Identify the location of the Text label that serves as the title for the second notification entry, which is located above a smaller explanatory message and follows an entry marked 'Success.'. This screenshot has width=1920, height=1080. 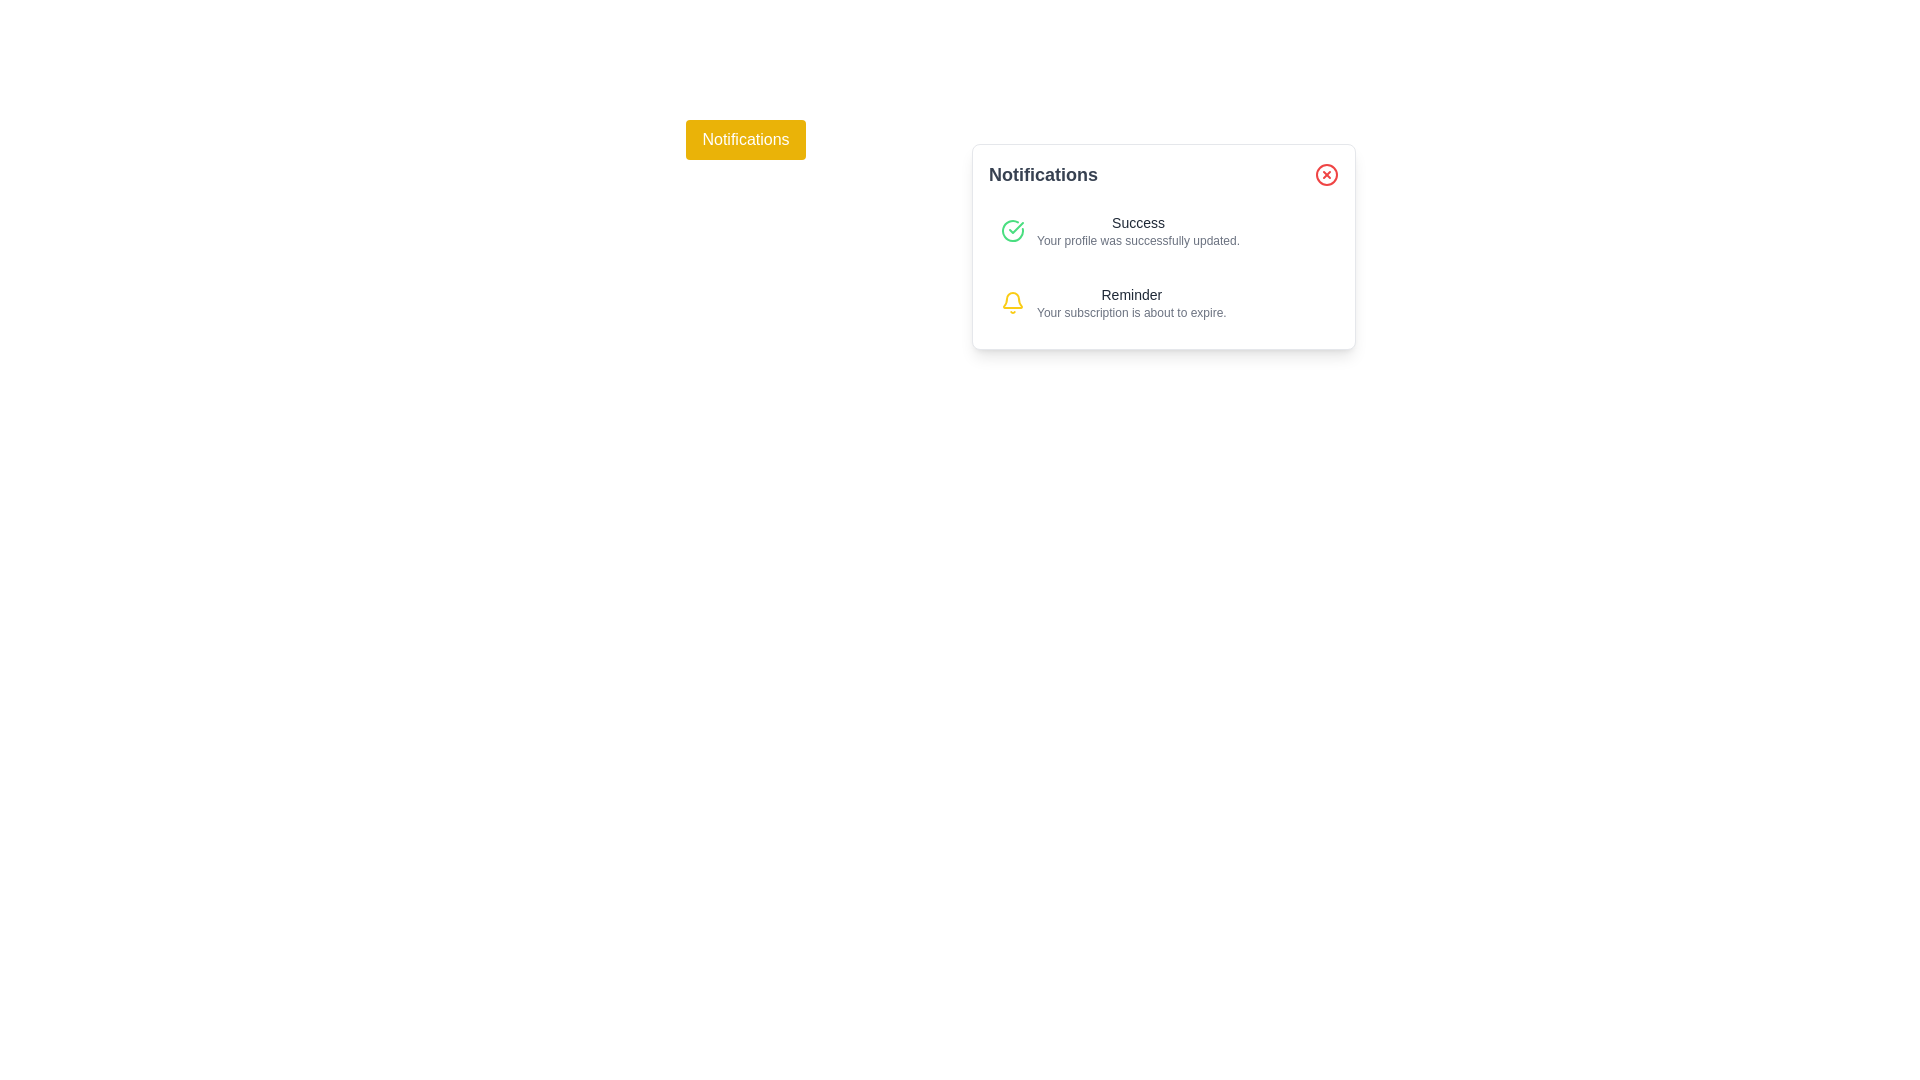
(1131, 294).